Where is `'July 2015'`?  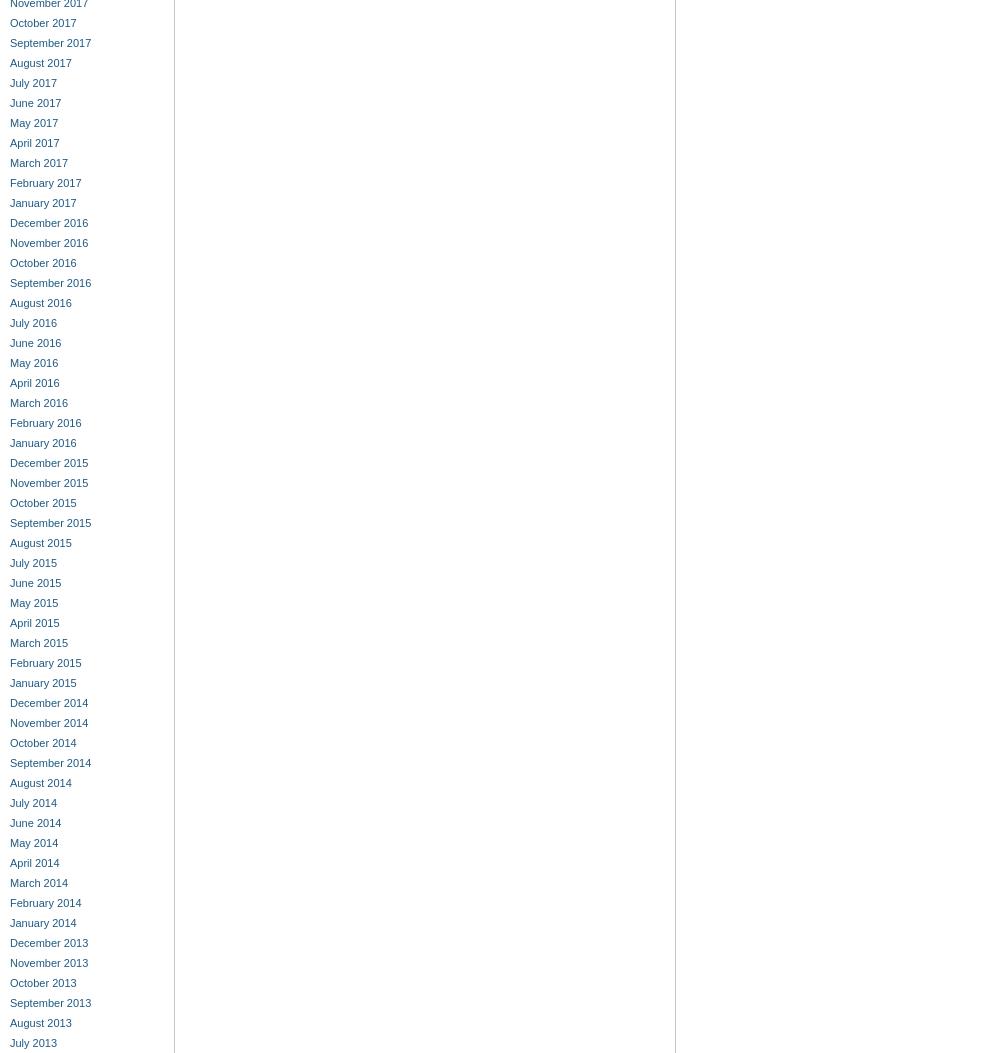
'July 2015' is located at coordinates (32, 562).